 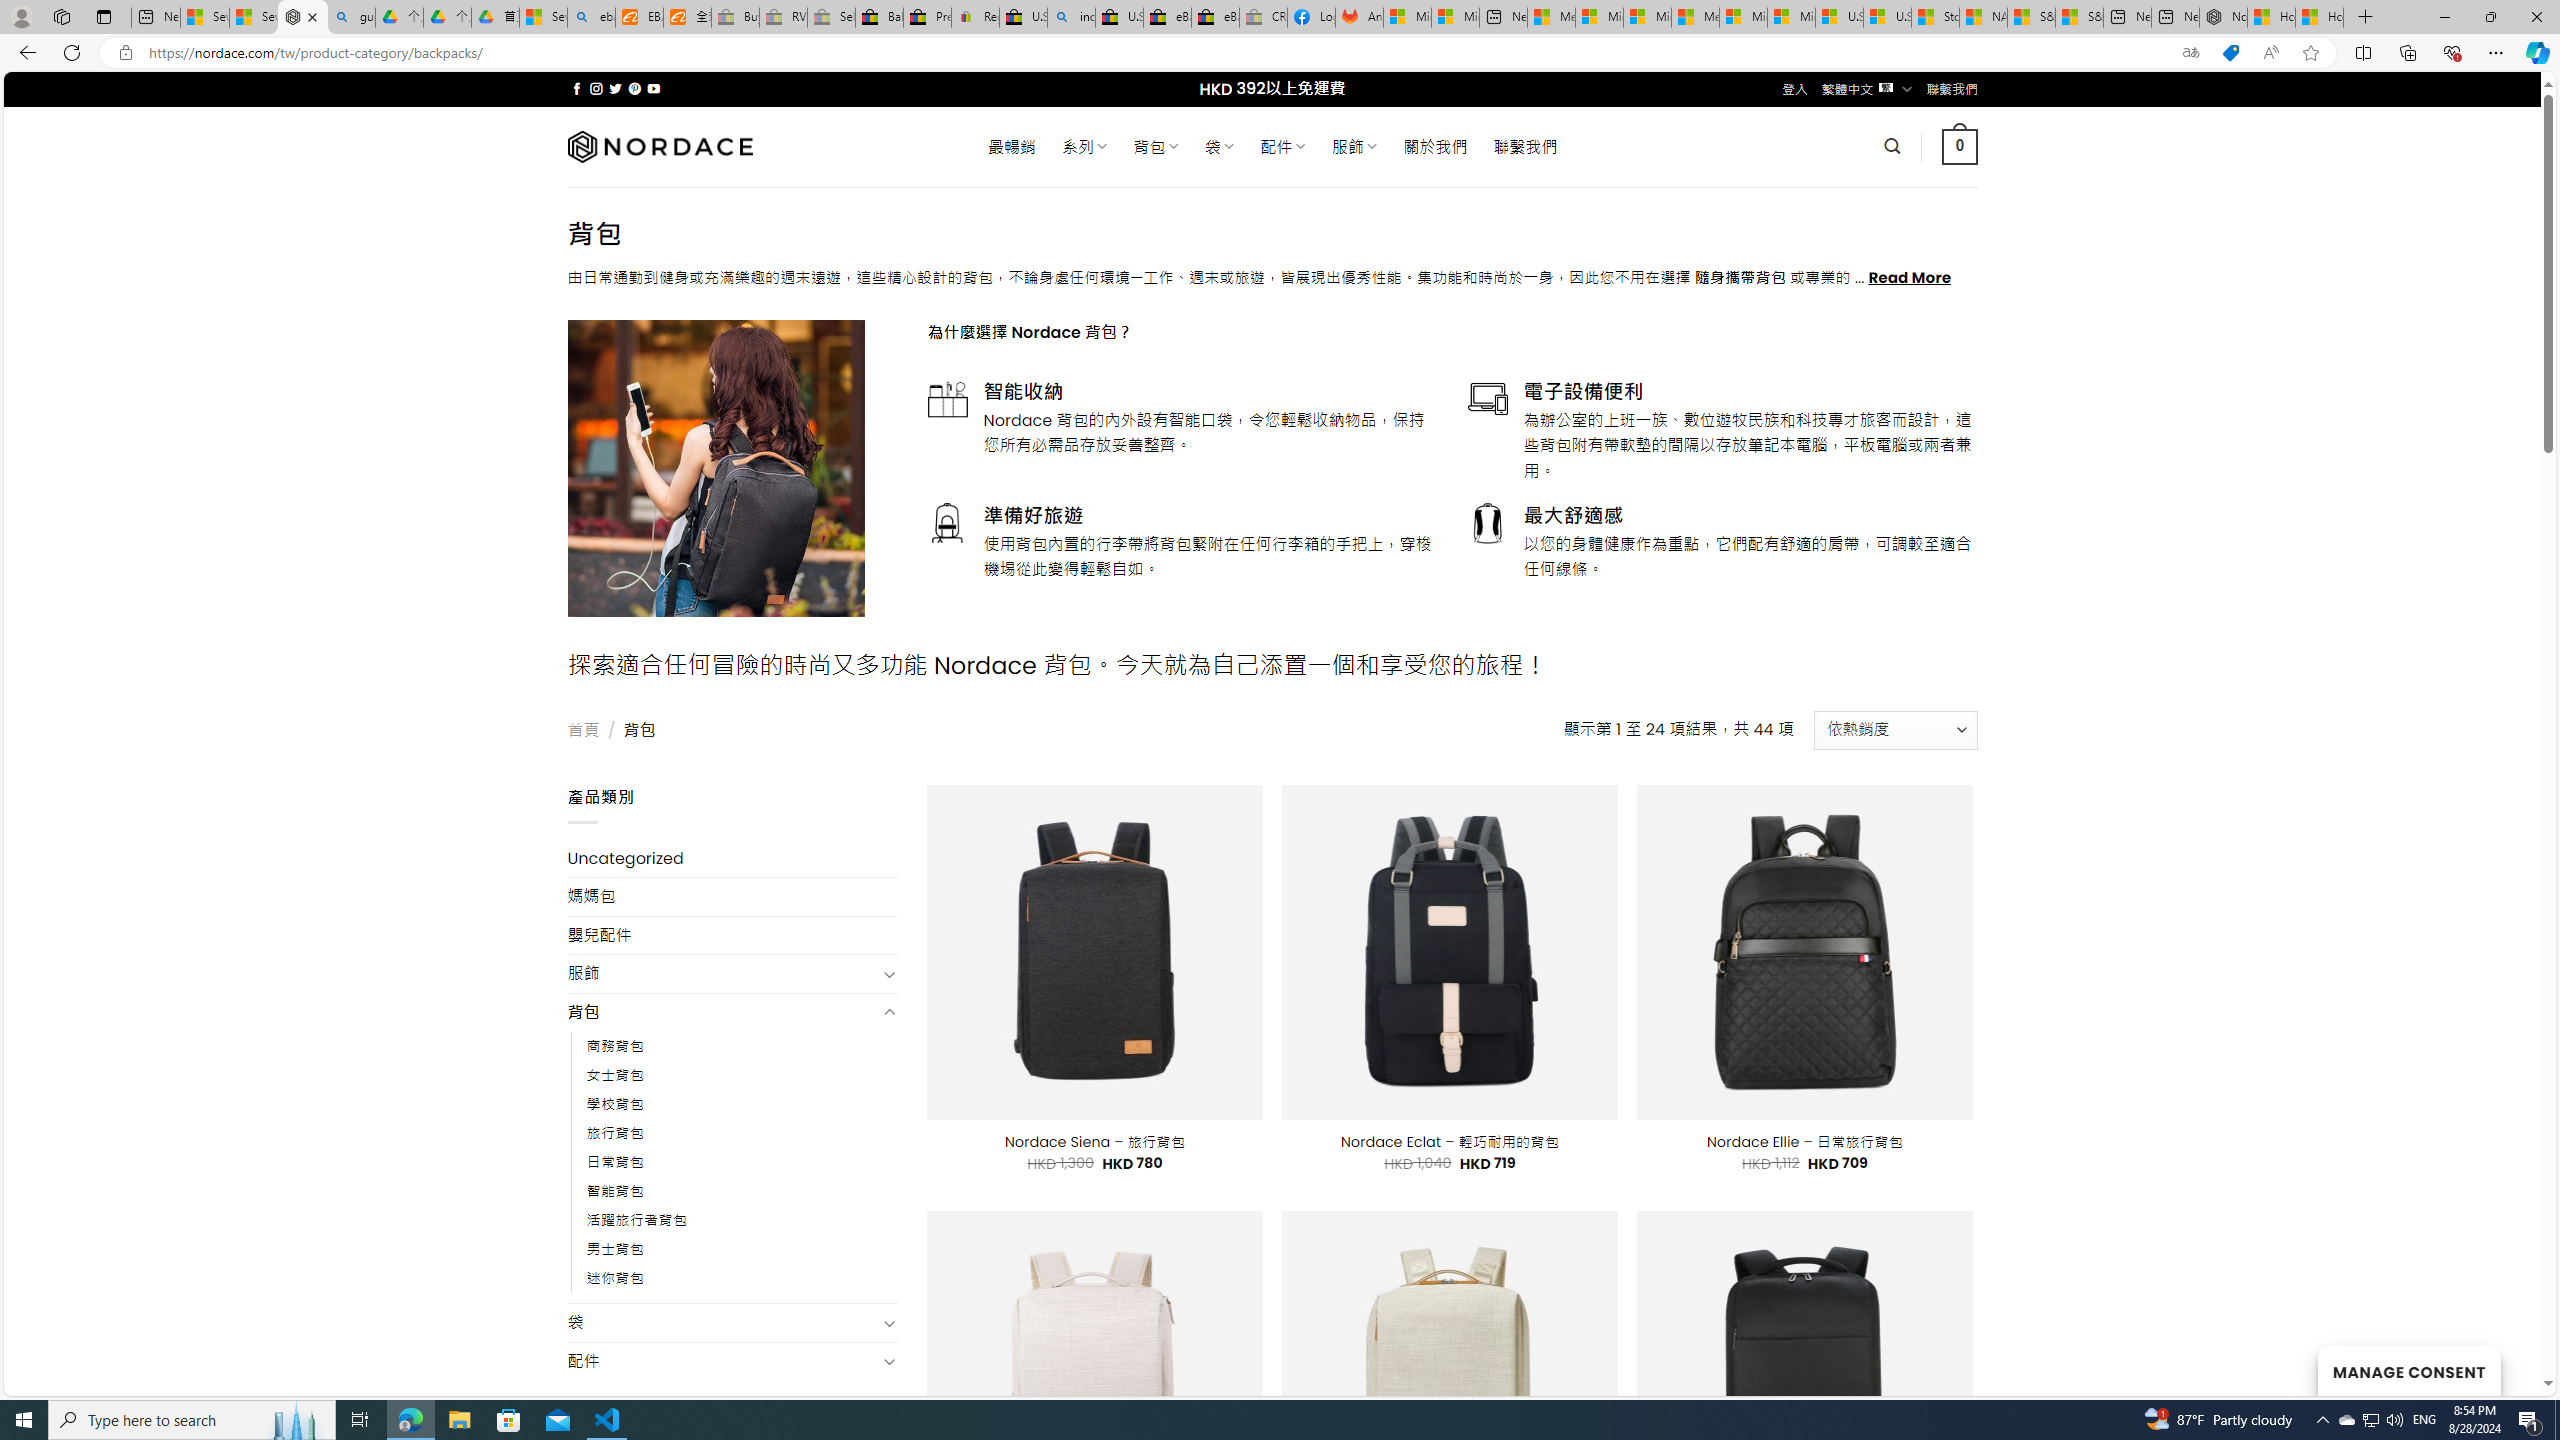 What do you see at coordinates (928, 16) in the screenshot?
I see `'Press Room - eBay Inc.'` at bounding box center [928, 16].